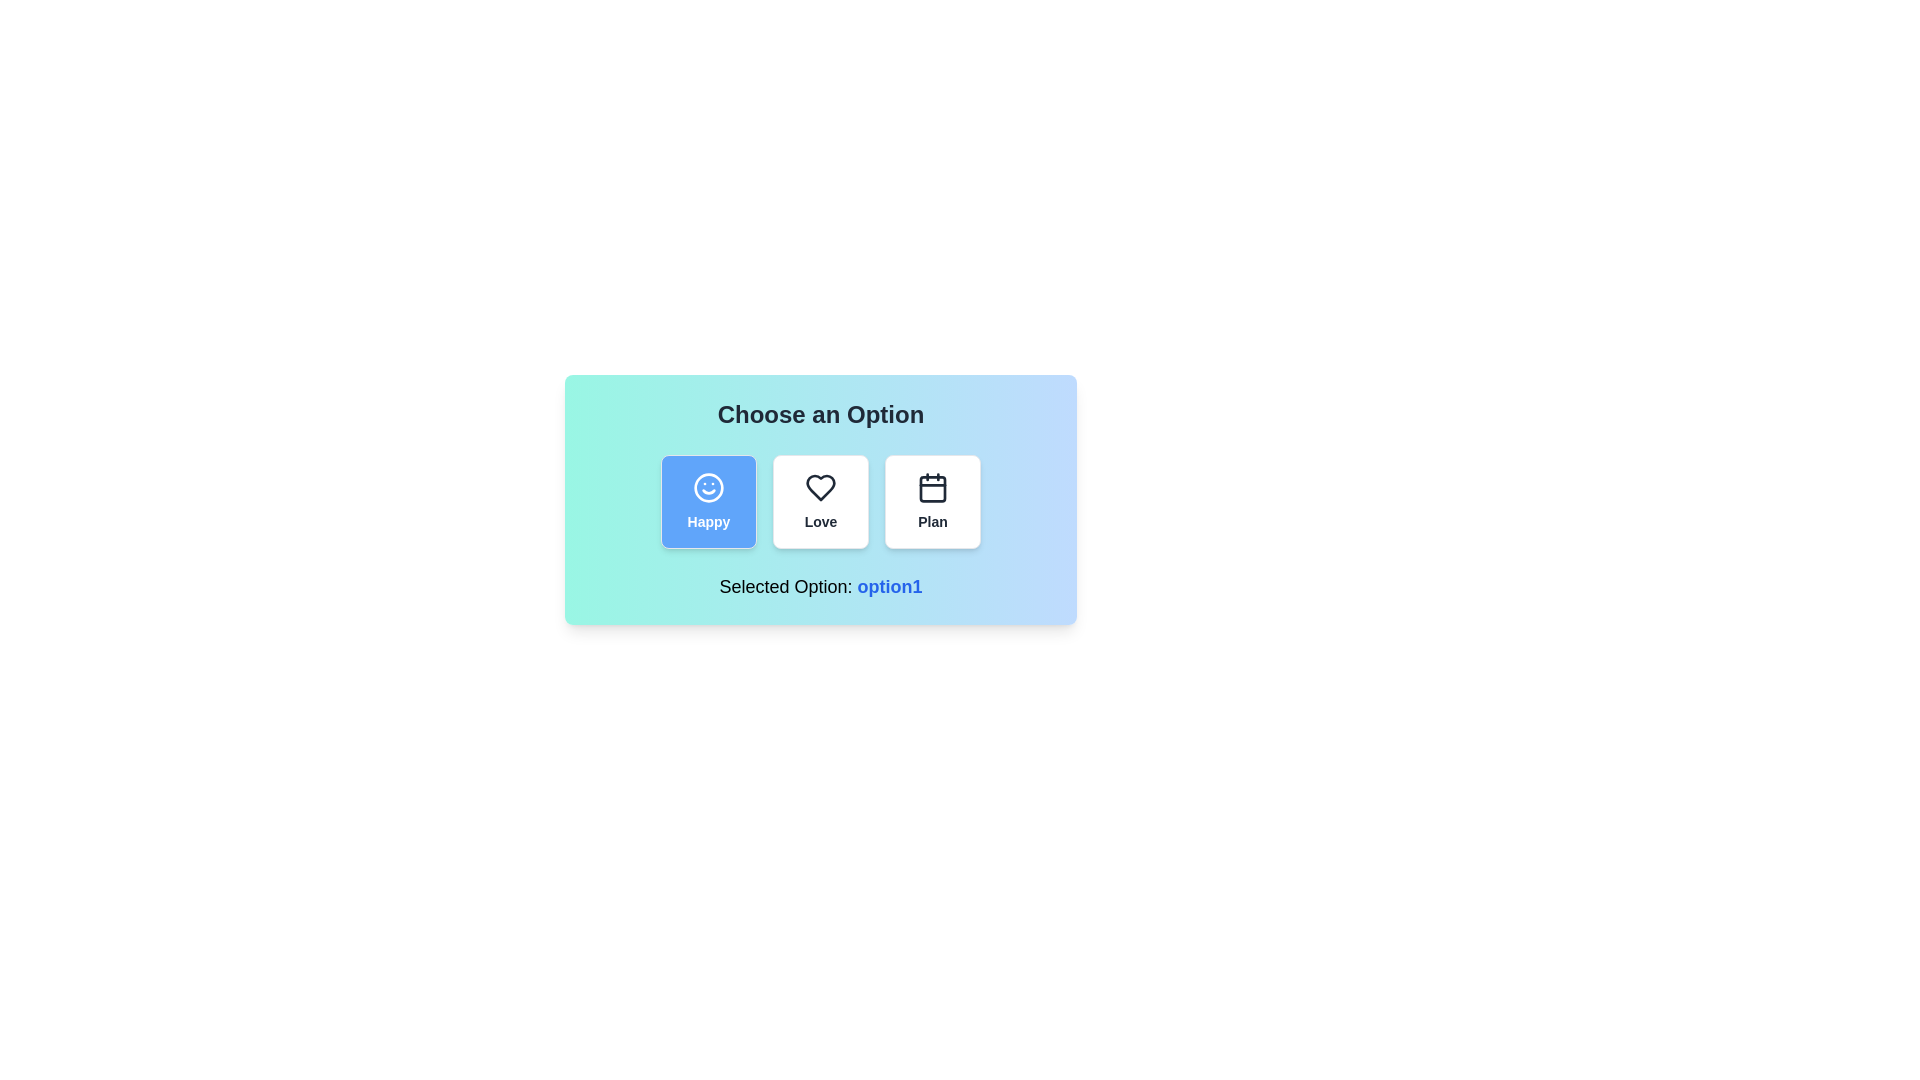 The height and width of the screenshot is (1080, 1920). Describe the element at coordinates (931, 489) in the screenshot. I see `the position of the rounded rectangle within the calendar icon, specifically located in the third selectable option labeled 'Plan'` at that location.